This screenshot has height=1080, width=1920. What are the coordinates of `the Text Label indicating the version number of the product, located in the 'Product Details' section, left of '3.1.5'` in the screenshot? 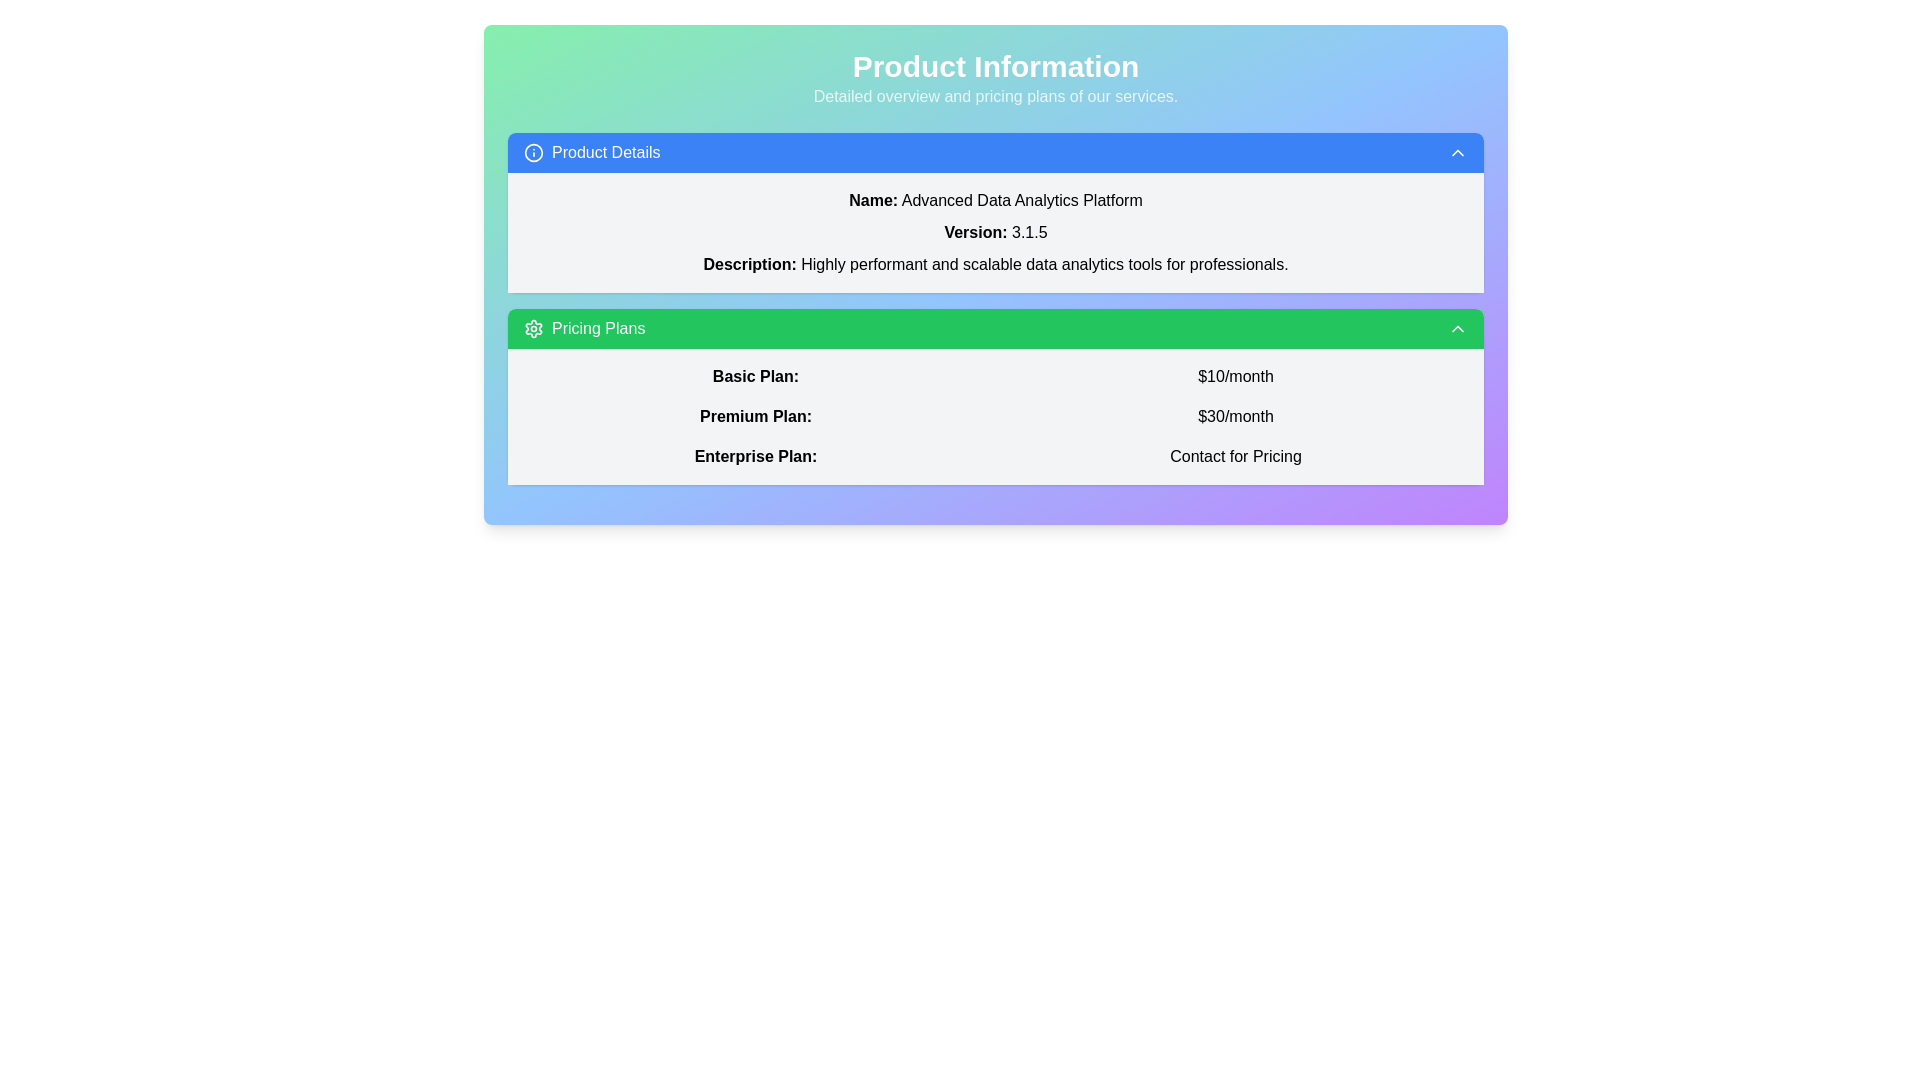 It's located at (975, 231).